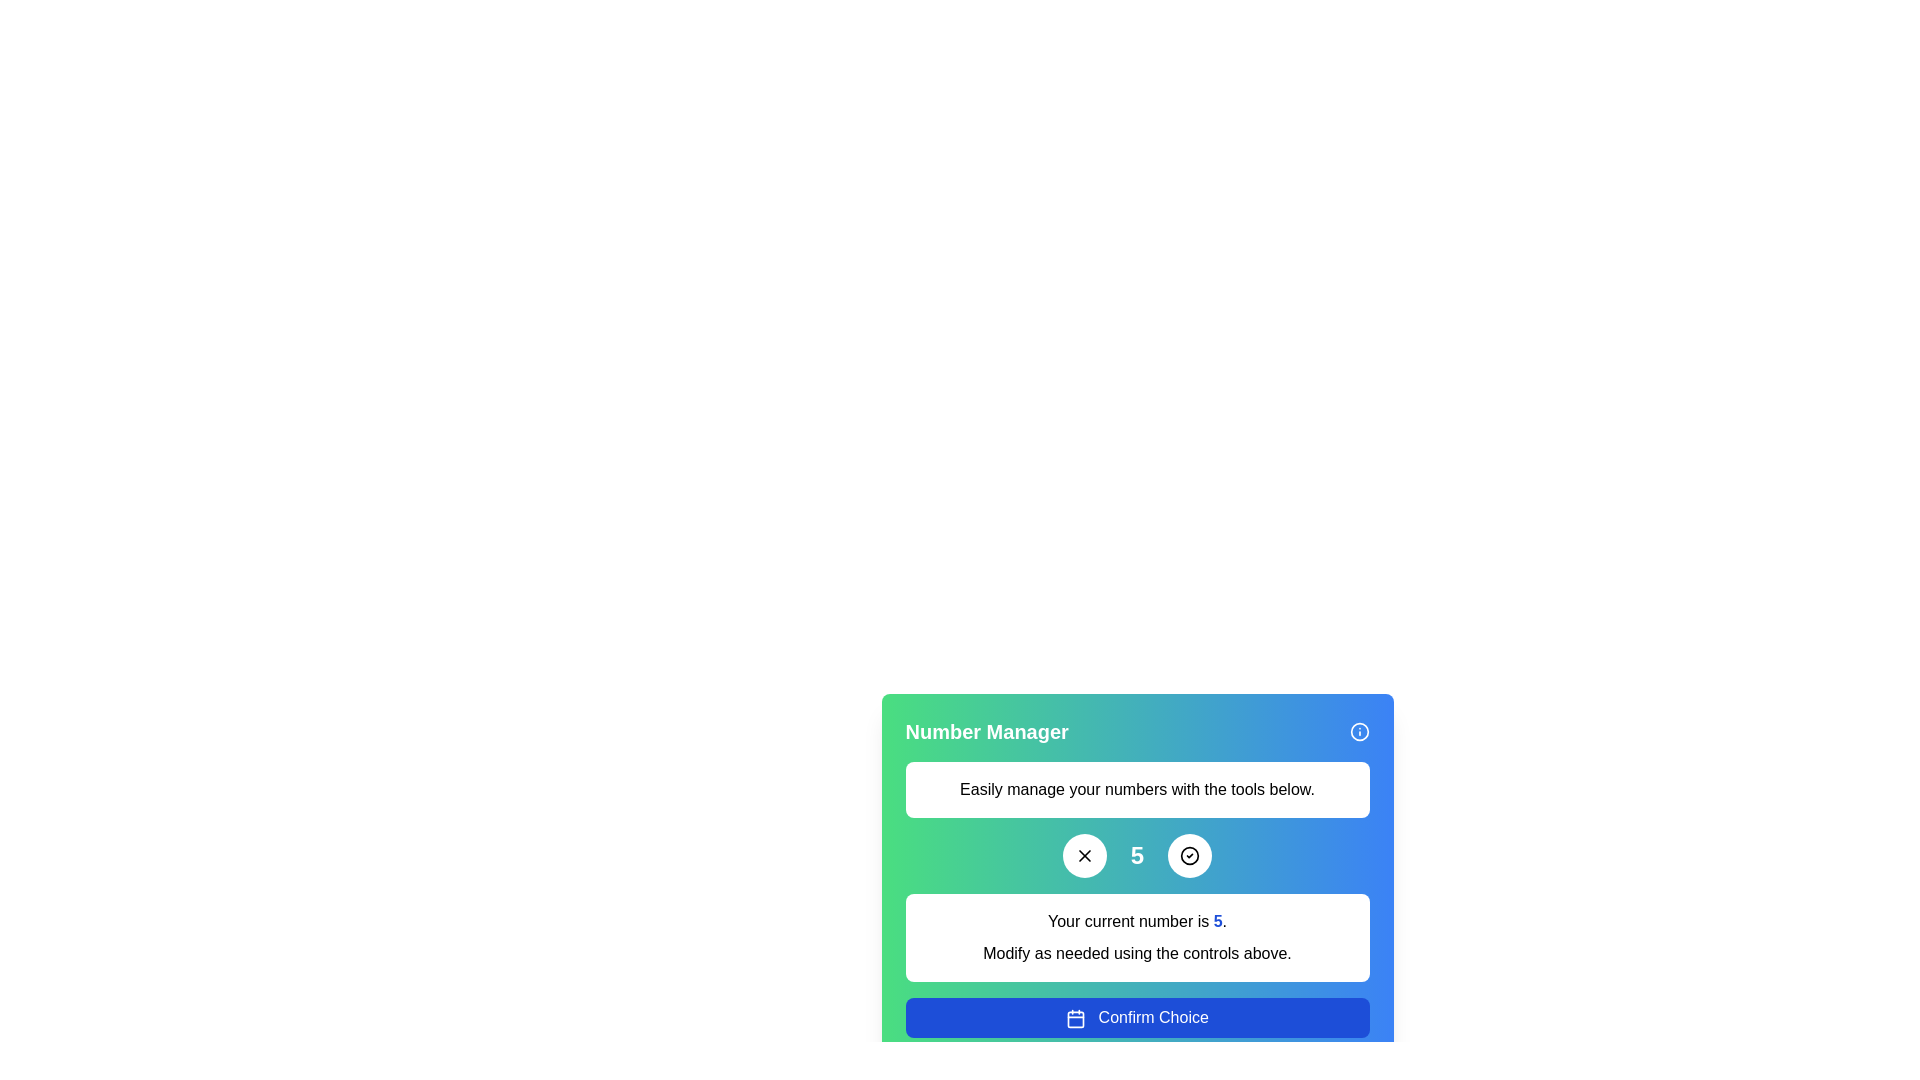  Describe the element at coordinates (1075, 1018) in the screenshot. I see `the calendar icon located inside the 'Confirm Choice' button, adjacent to the text 'Confirm Choice'` at that location.